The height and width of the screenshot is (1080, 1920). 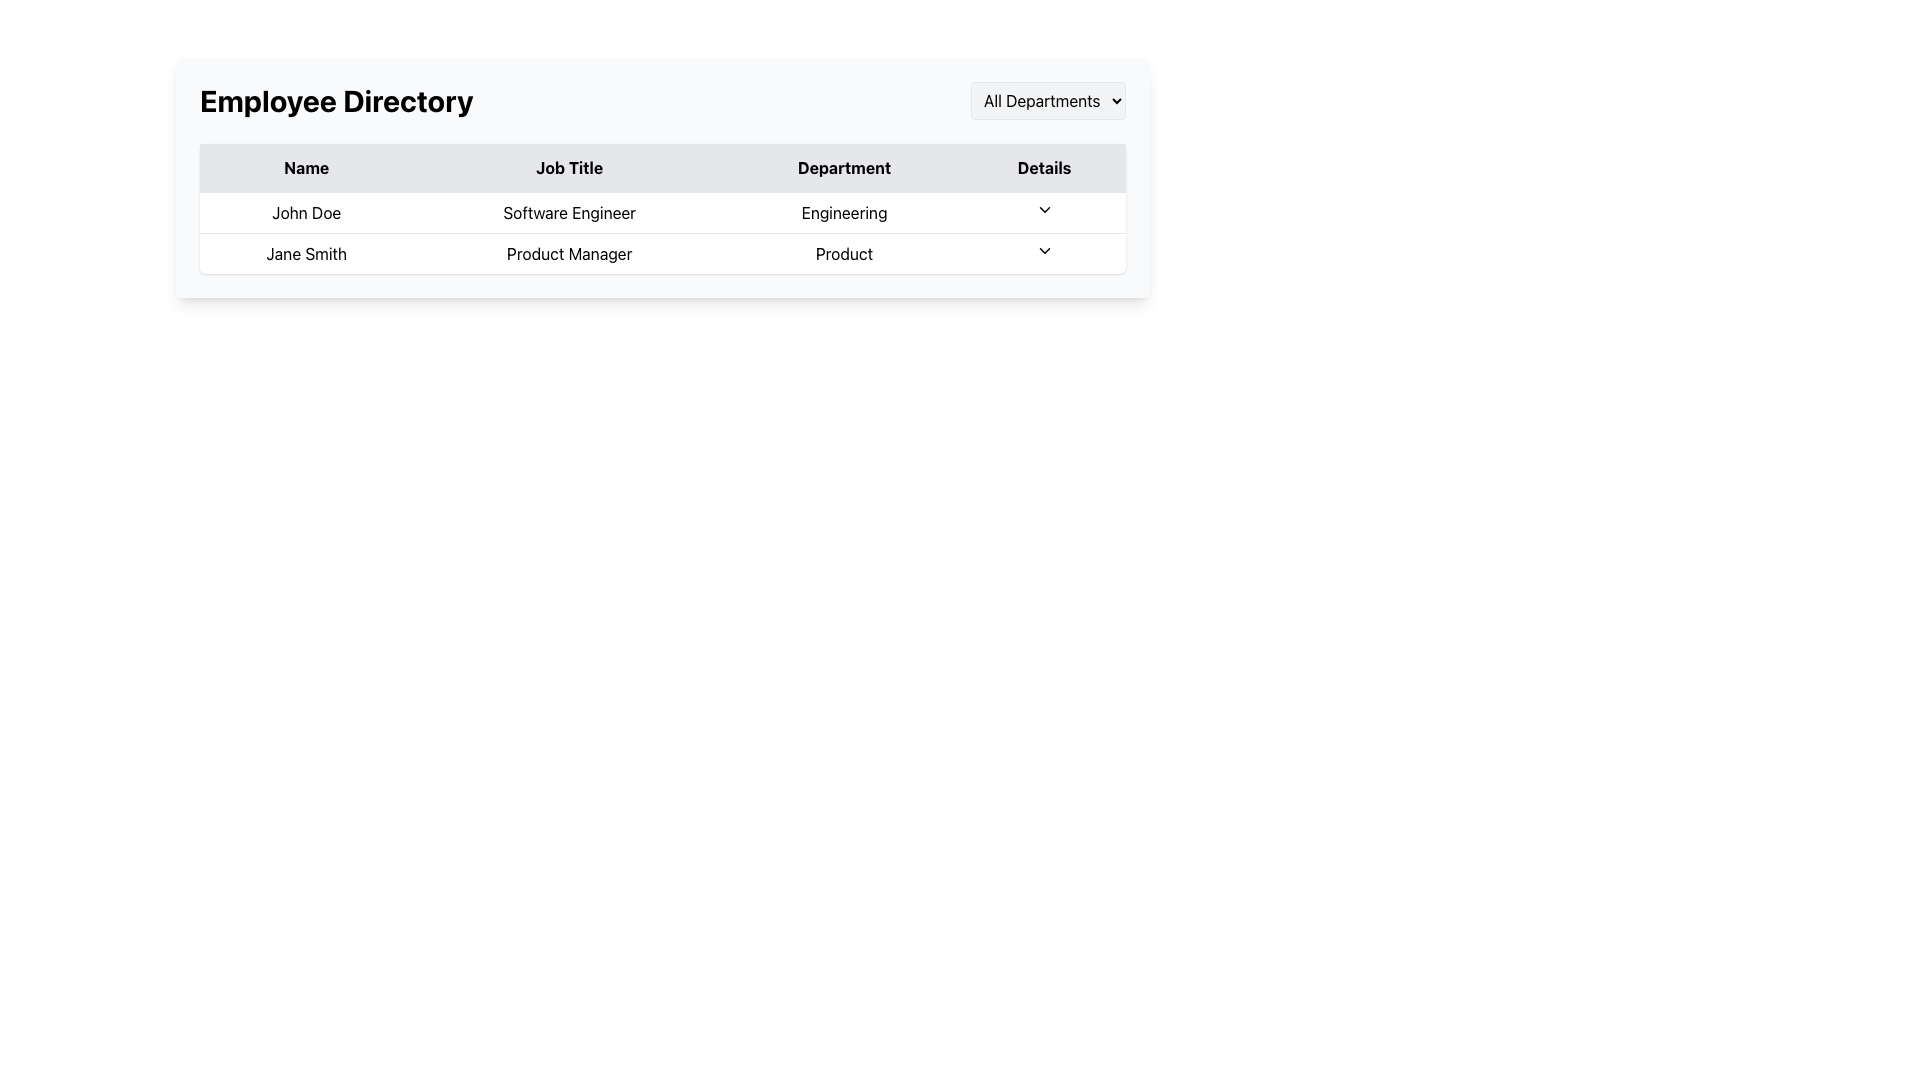 I want to click on the Label/Text Display that shows the job title for 'John Doe', located in the second column of the corresponding row, between the 'Name' and 'Department' columns, so click(x=568, y=212).